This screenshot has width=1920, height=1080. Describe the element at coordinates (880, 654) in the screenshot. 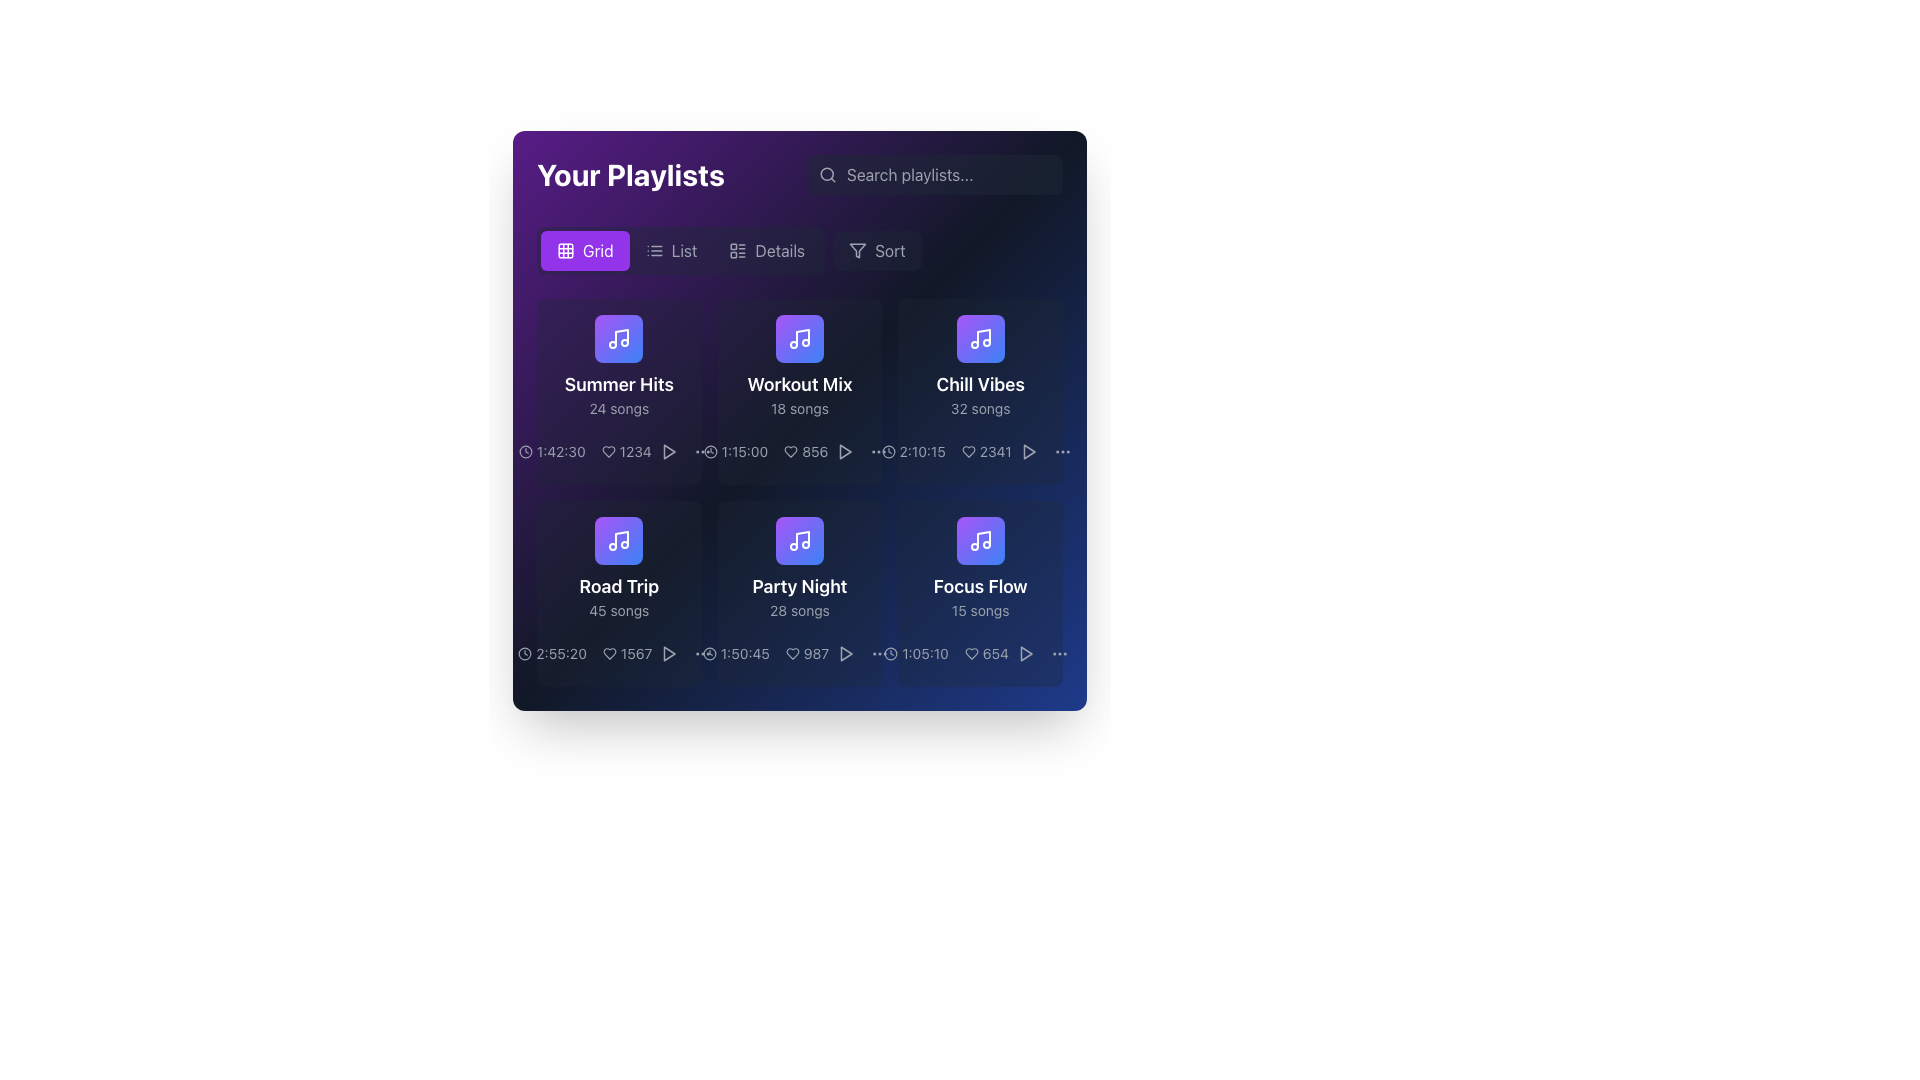

I see `the circular button with a horizontal ellipsis inside, located at the bottom-right corner of the 'Focus Flow' playlist card` at that location.